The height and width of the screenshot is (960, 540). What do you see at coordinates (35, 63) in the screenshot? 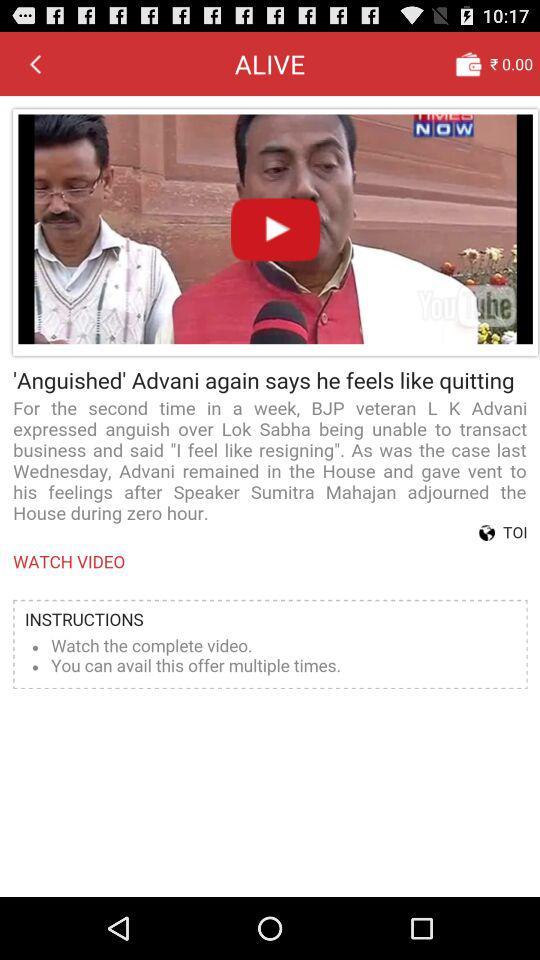
I see `go back` at bounding box center [35, 63].